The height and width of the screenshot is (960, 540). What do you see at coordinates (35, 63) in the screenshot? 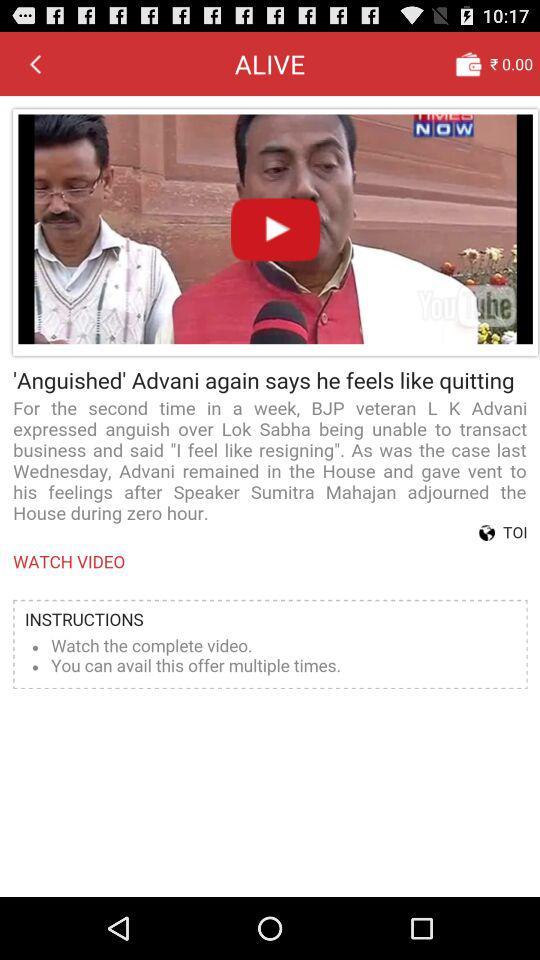
I see `go back` at bounding box center [35, 63].